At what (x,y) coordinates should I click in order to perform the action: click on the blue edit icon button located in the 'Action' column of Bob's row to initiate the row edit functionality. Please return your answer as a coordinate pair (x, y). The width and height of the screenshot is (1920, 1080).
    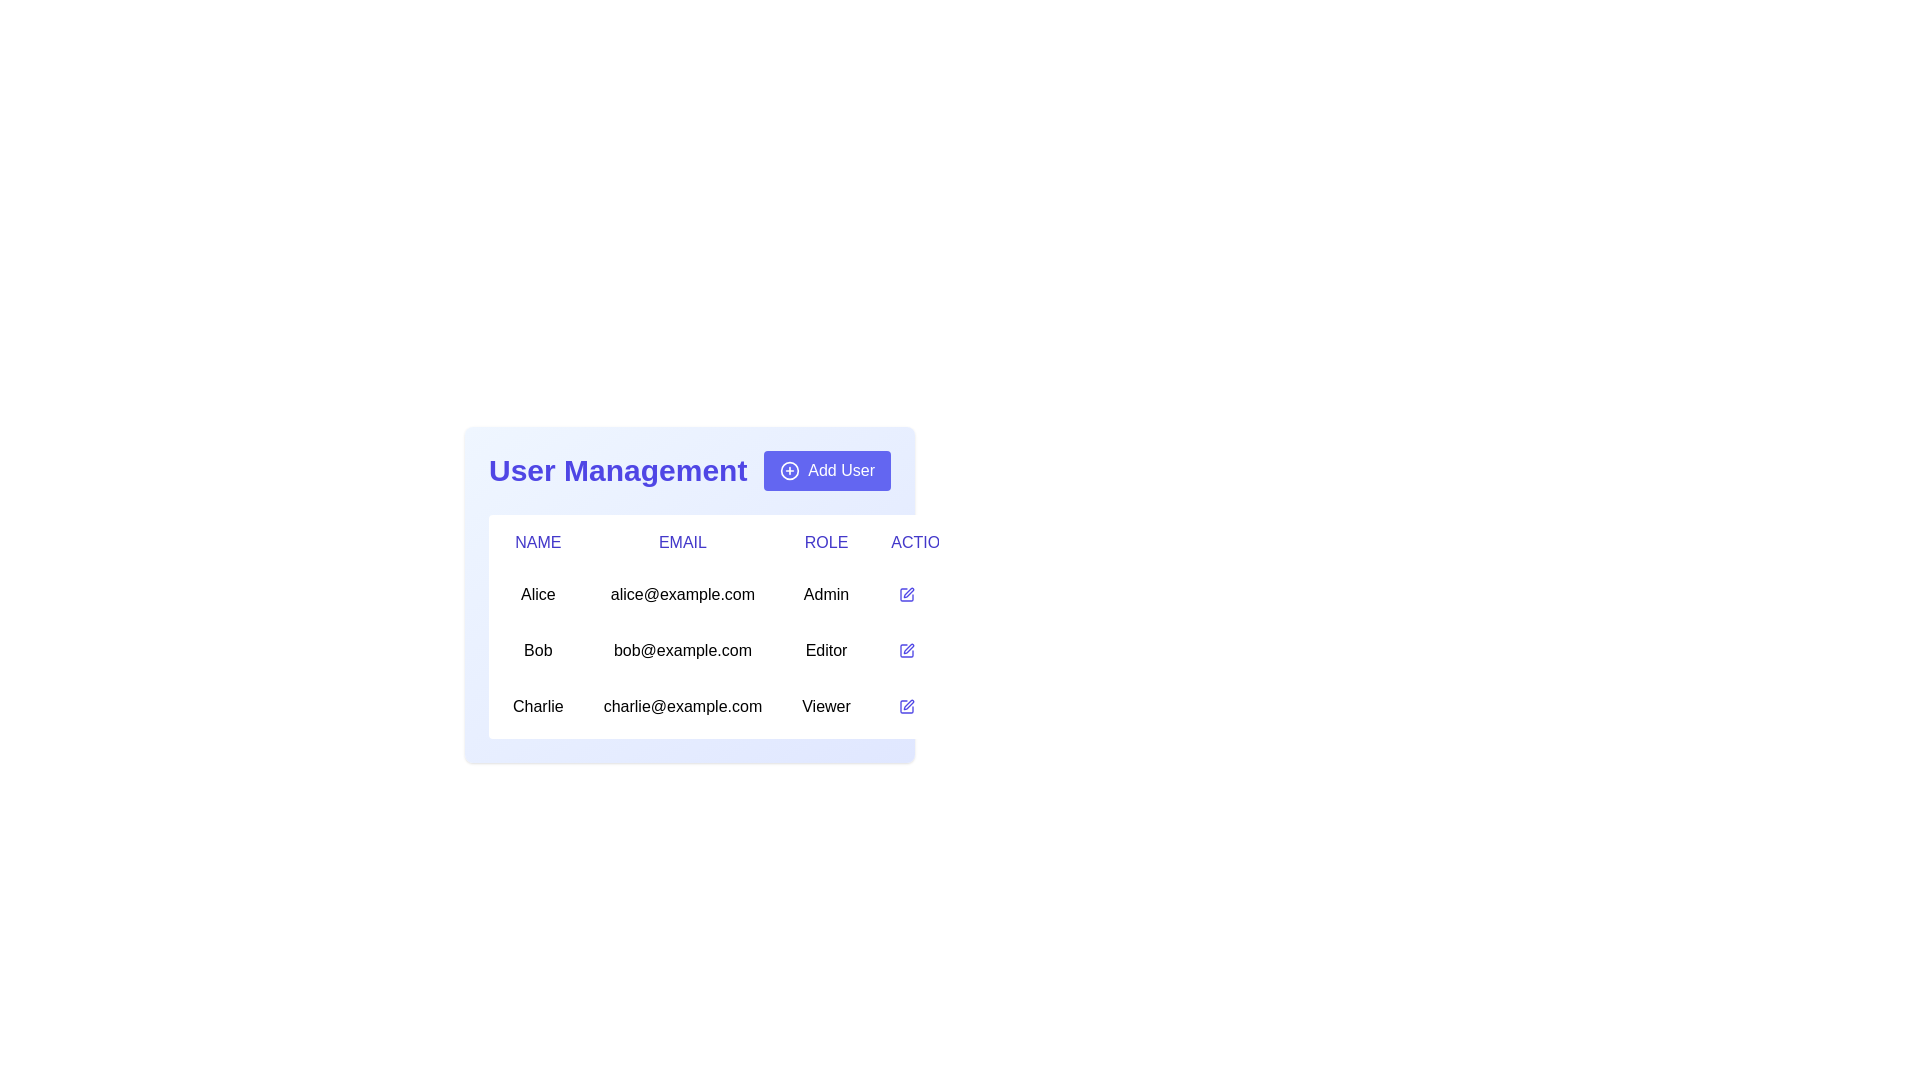
    Looking at the image, I should click on (905, 651).